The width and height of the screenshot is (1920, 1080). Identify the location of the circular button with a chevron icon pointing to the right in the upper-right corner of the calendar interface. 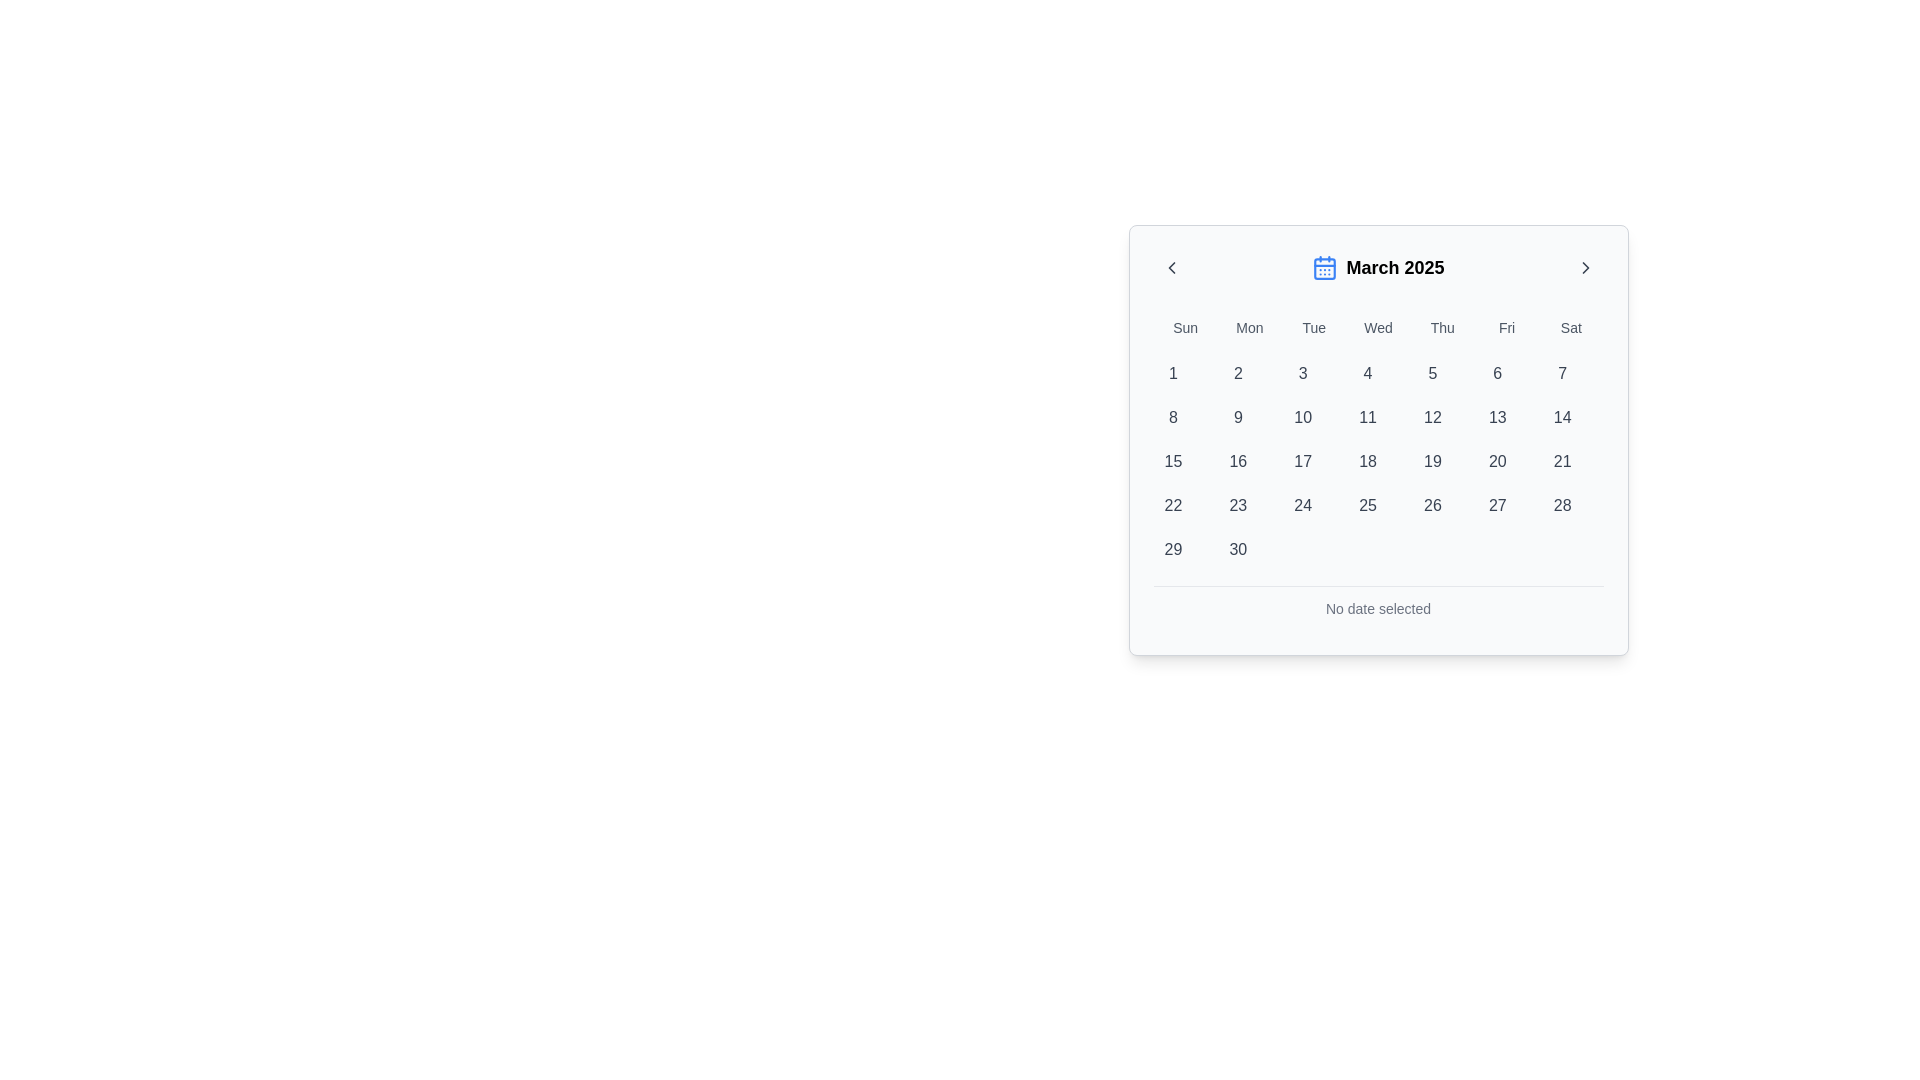
(1584, 266).